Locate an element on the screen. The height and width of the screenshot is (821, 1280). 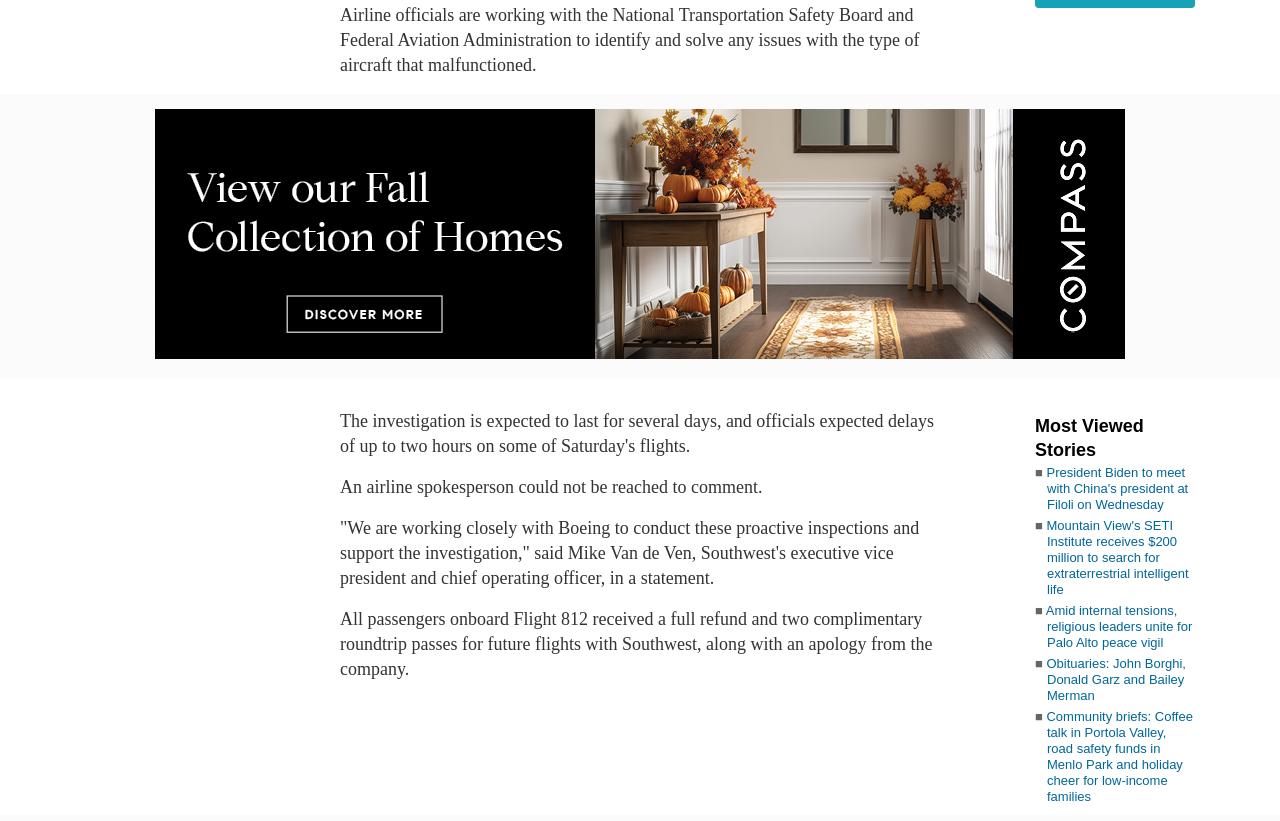
'Mountain View's SETI Institute receives $200 million to search for extraterrestrial intelligent life' is located at coordinates (1116, 556).